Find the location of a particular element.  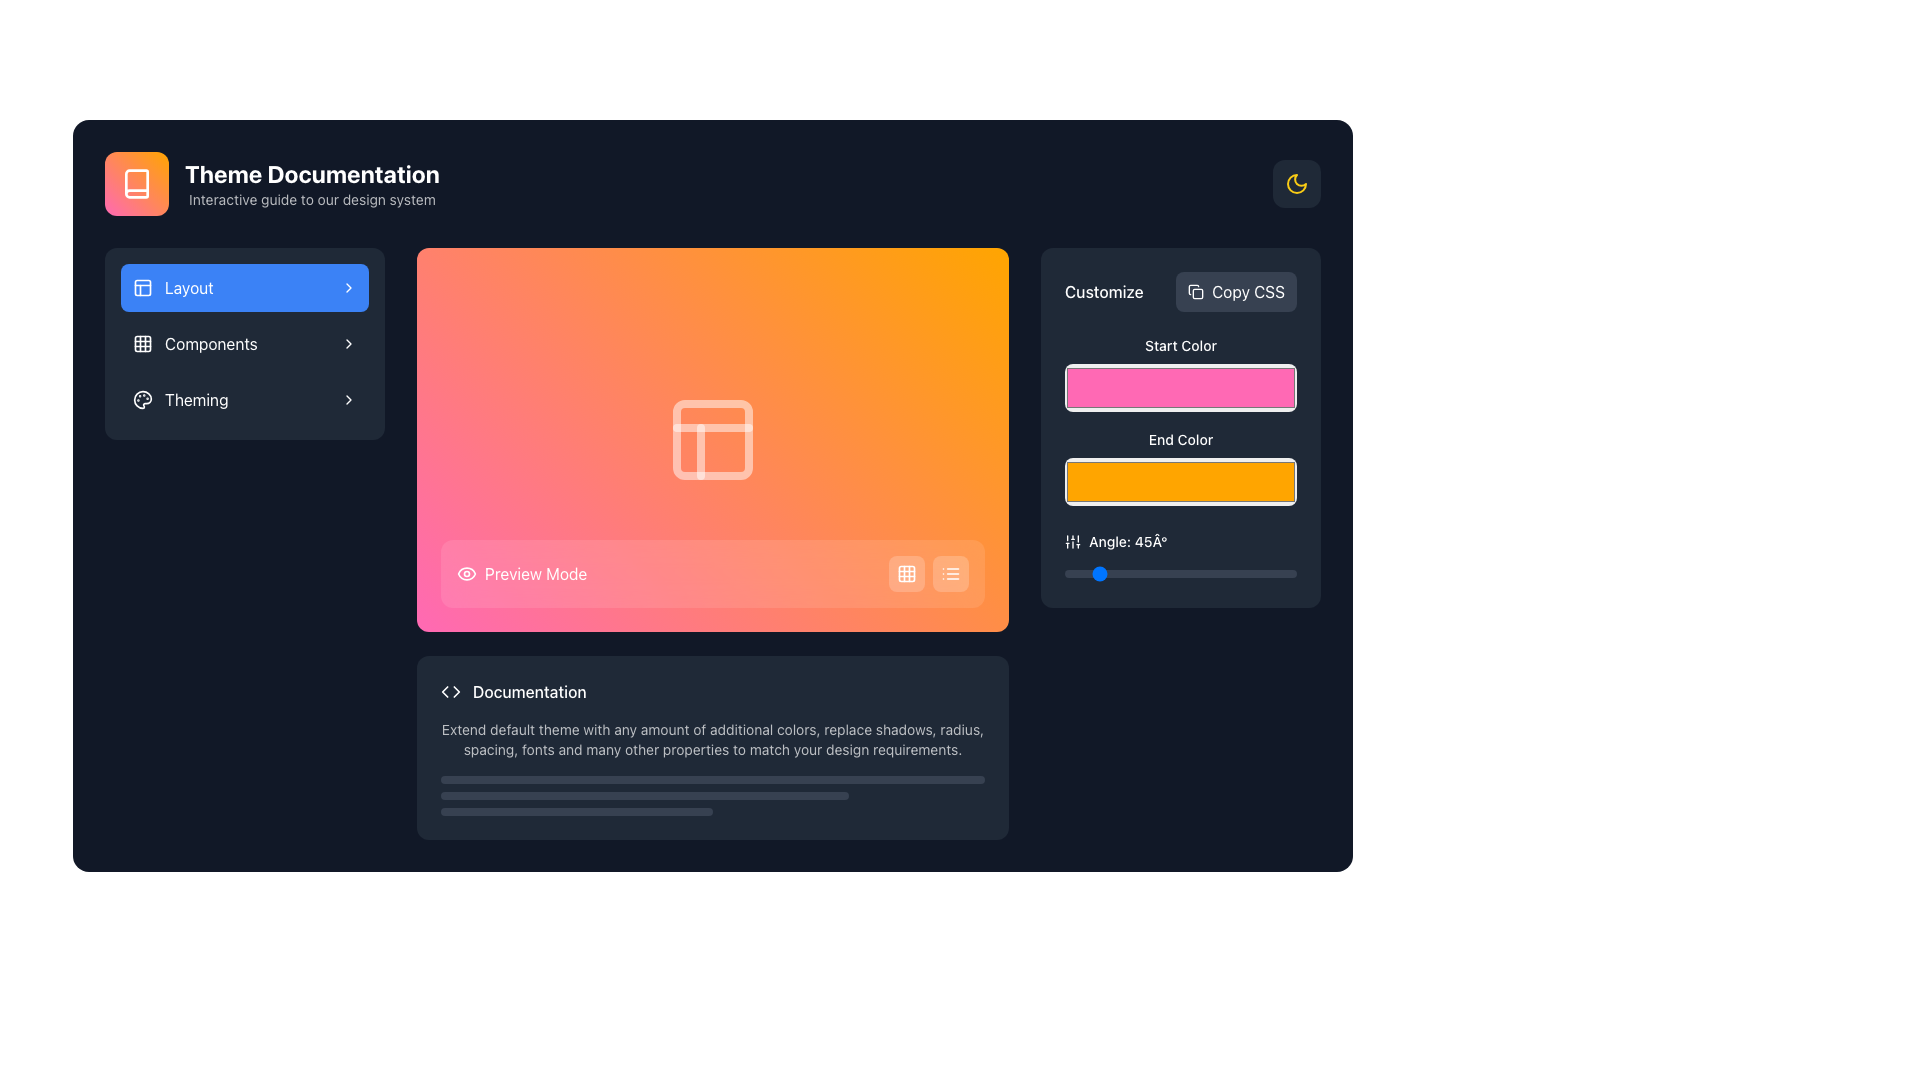

the slider value is located at coordinates (1180, 574).